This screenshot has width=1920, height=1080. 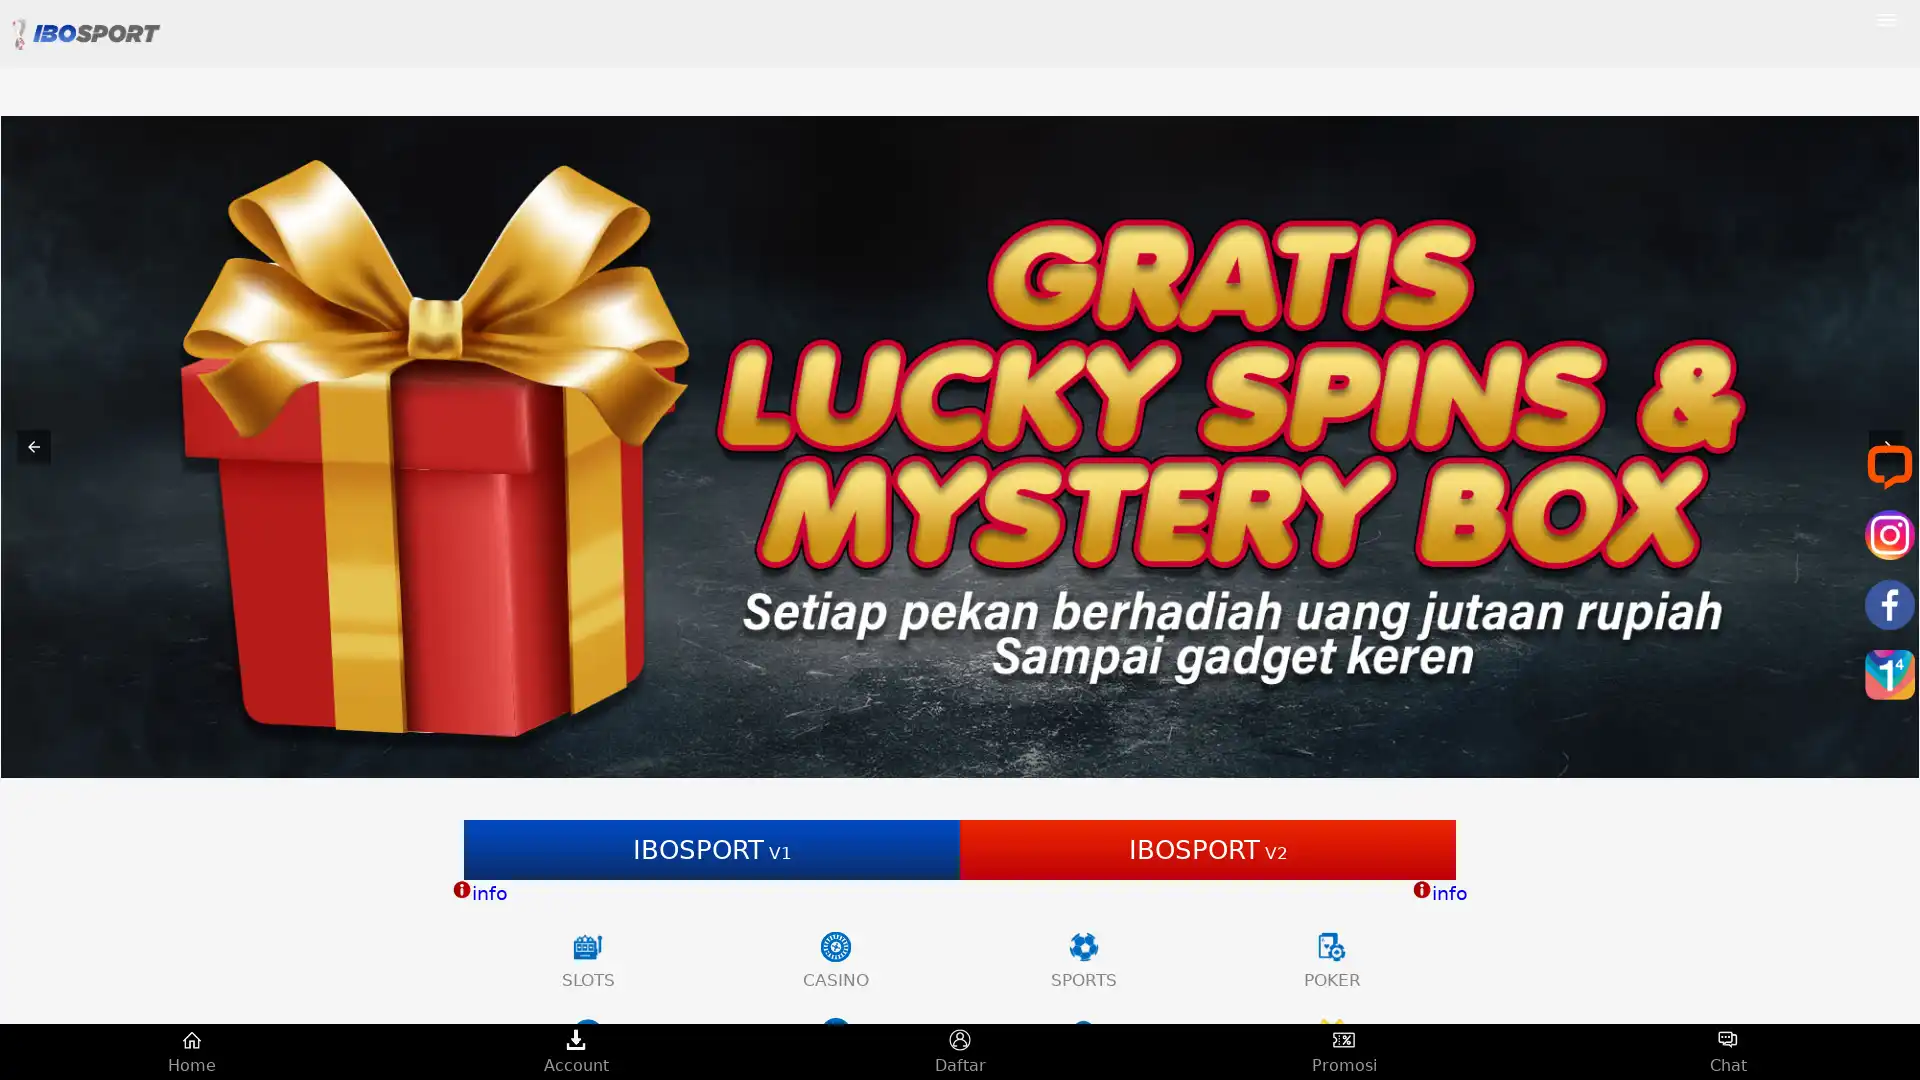 I want to click on Next item in carousel (5 of 5), so click(x=1885, y=446).